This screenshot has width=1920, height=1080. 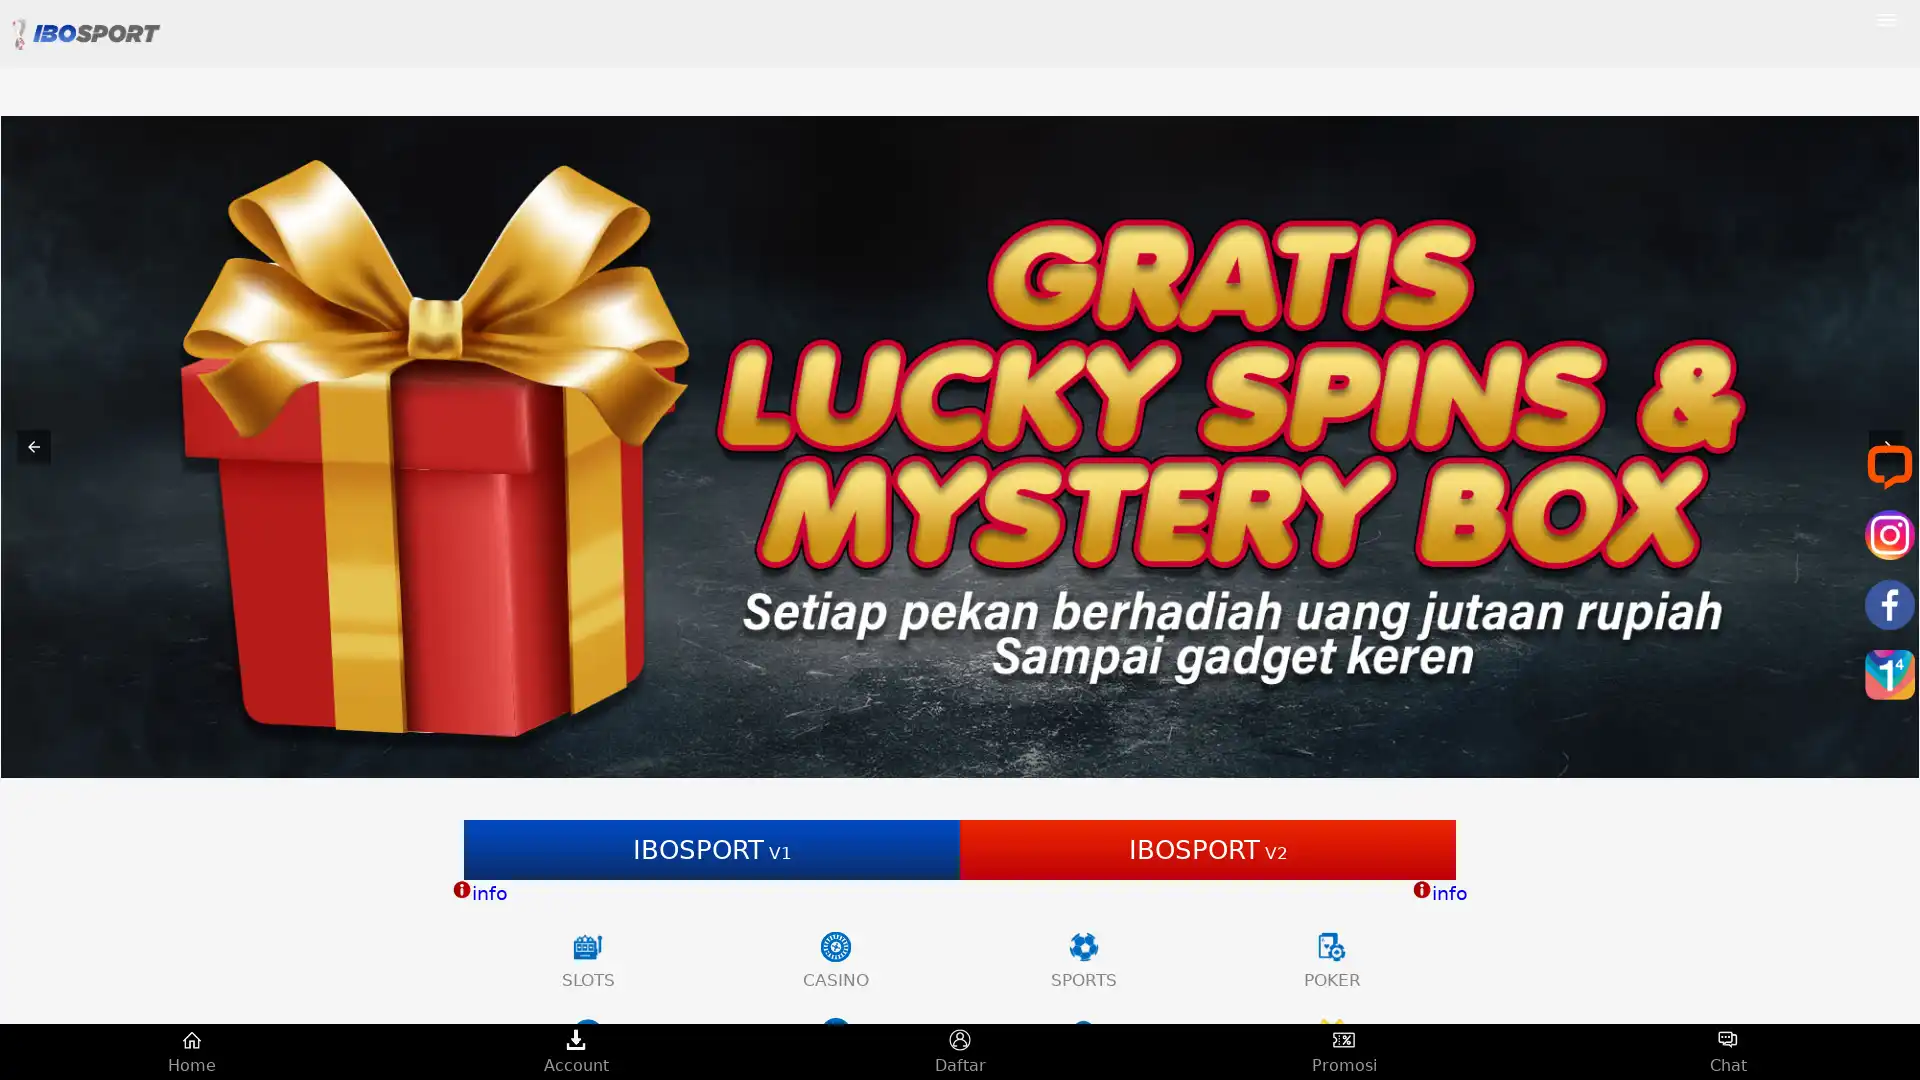 I want to click on Next item in carousel (5 of 5), so click(x=1885, y=446).